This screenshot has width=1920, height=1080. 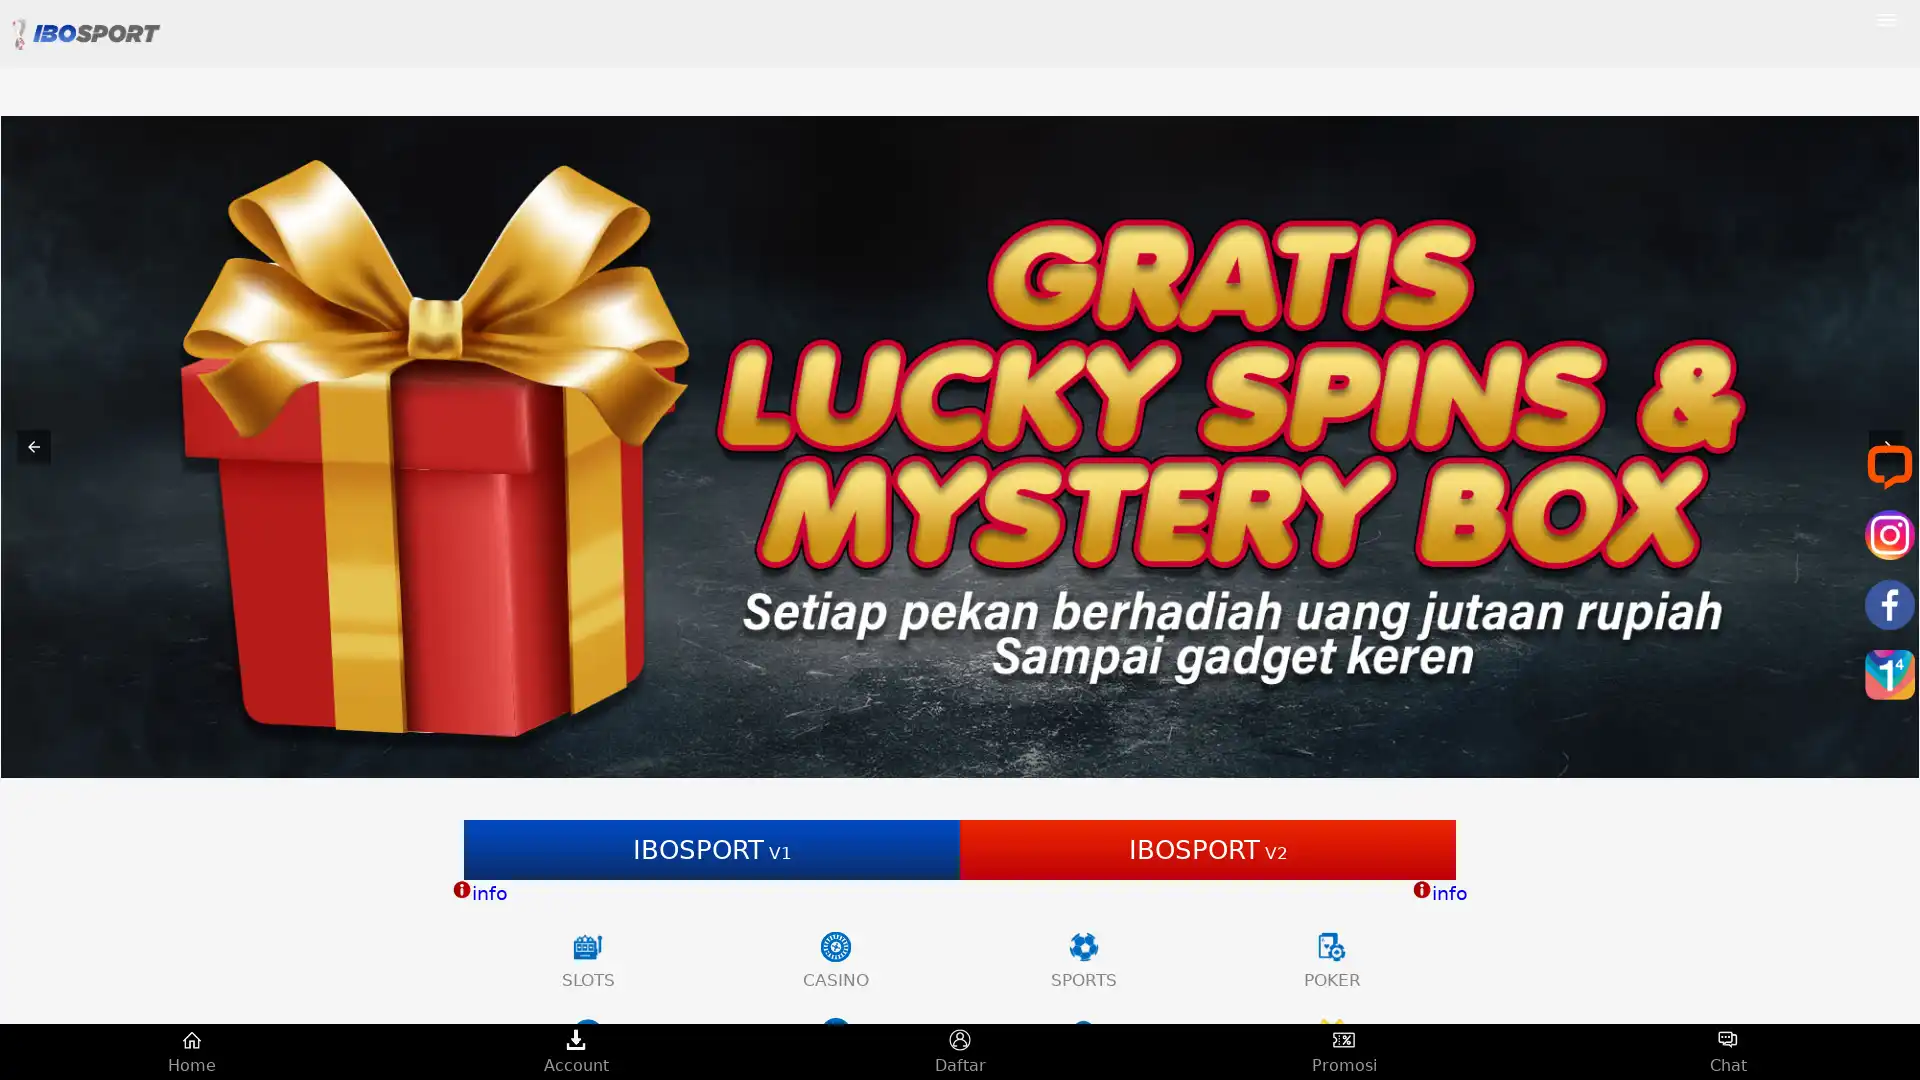 I want to click on Next item in carousel (5 of 5), so click(x=1885, y=446).